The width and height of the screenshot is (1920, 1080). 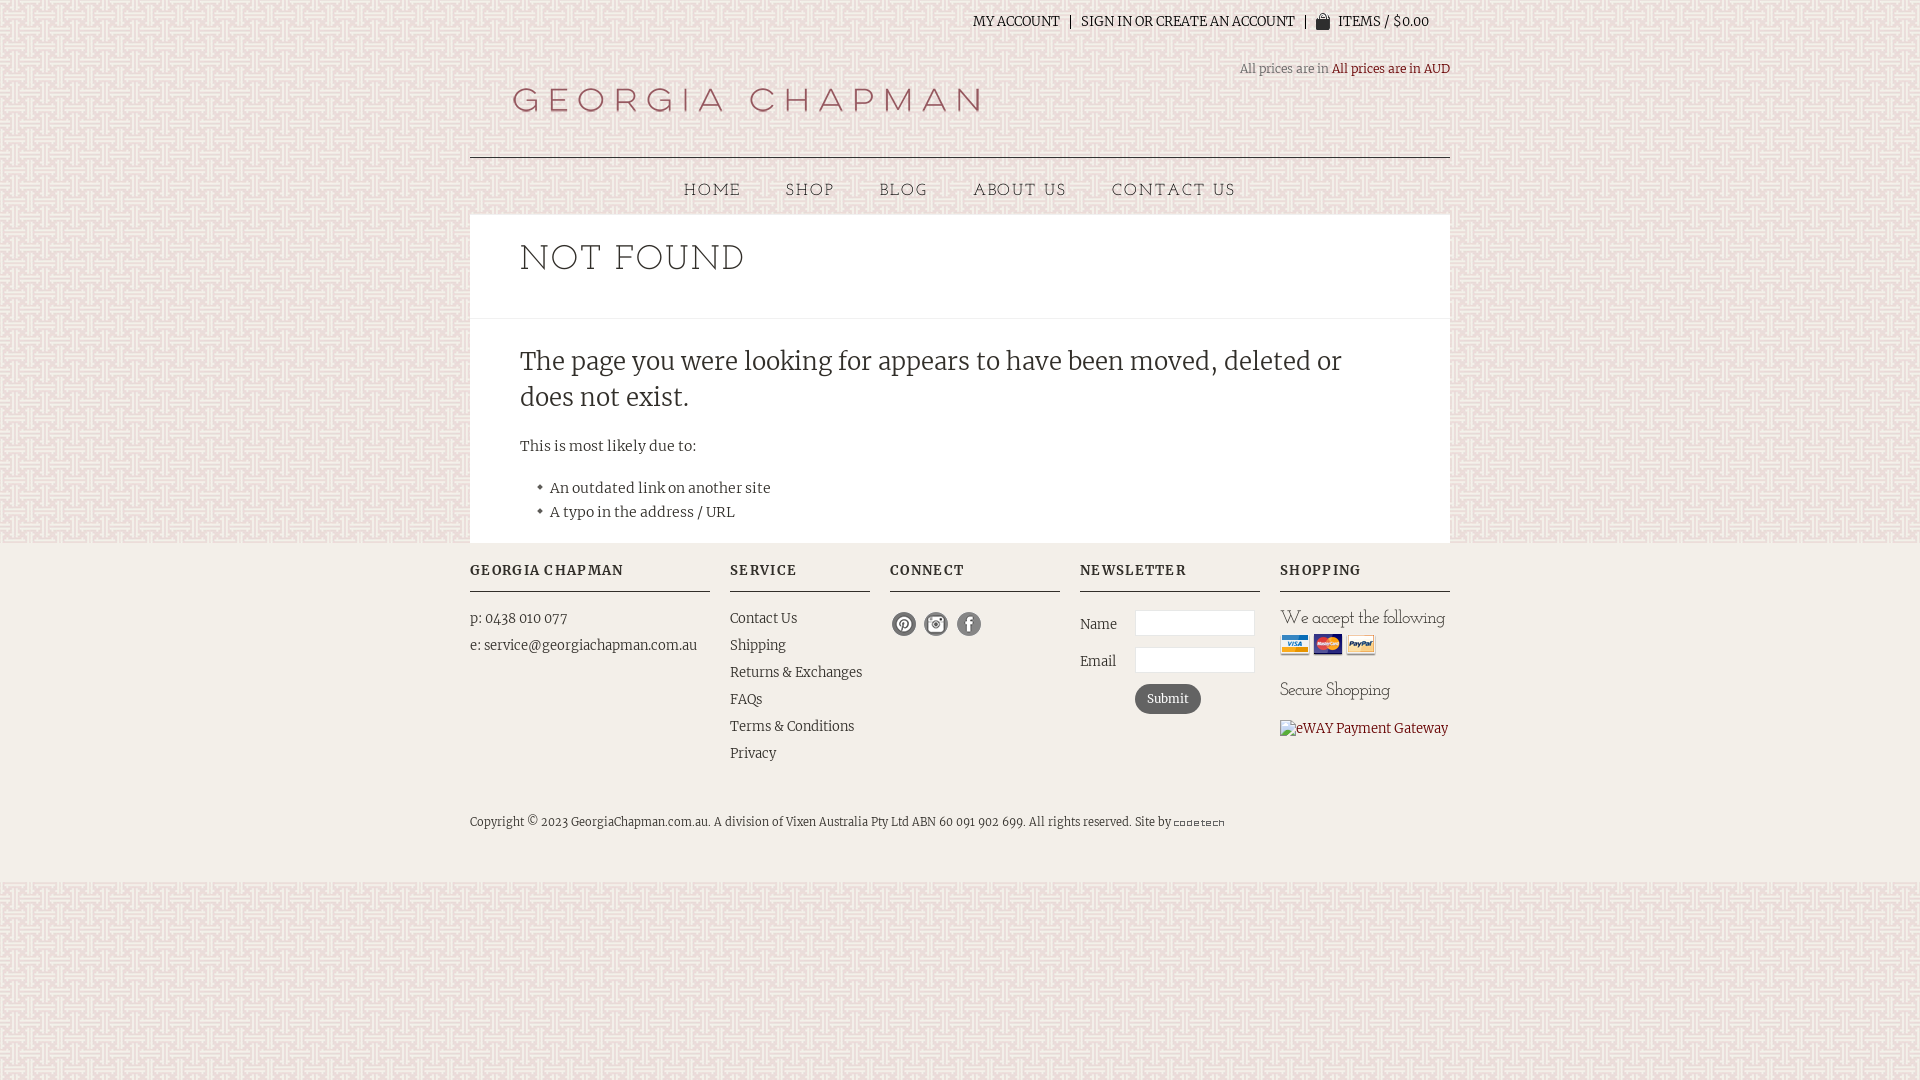 What do you see at coordinates (752, 753) in the screenshot?
I see `'Privacy'` at bounding box center [752, 753].